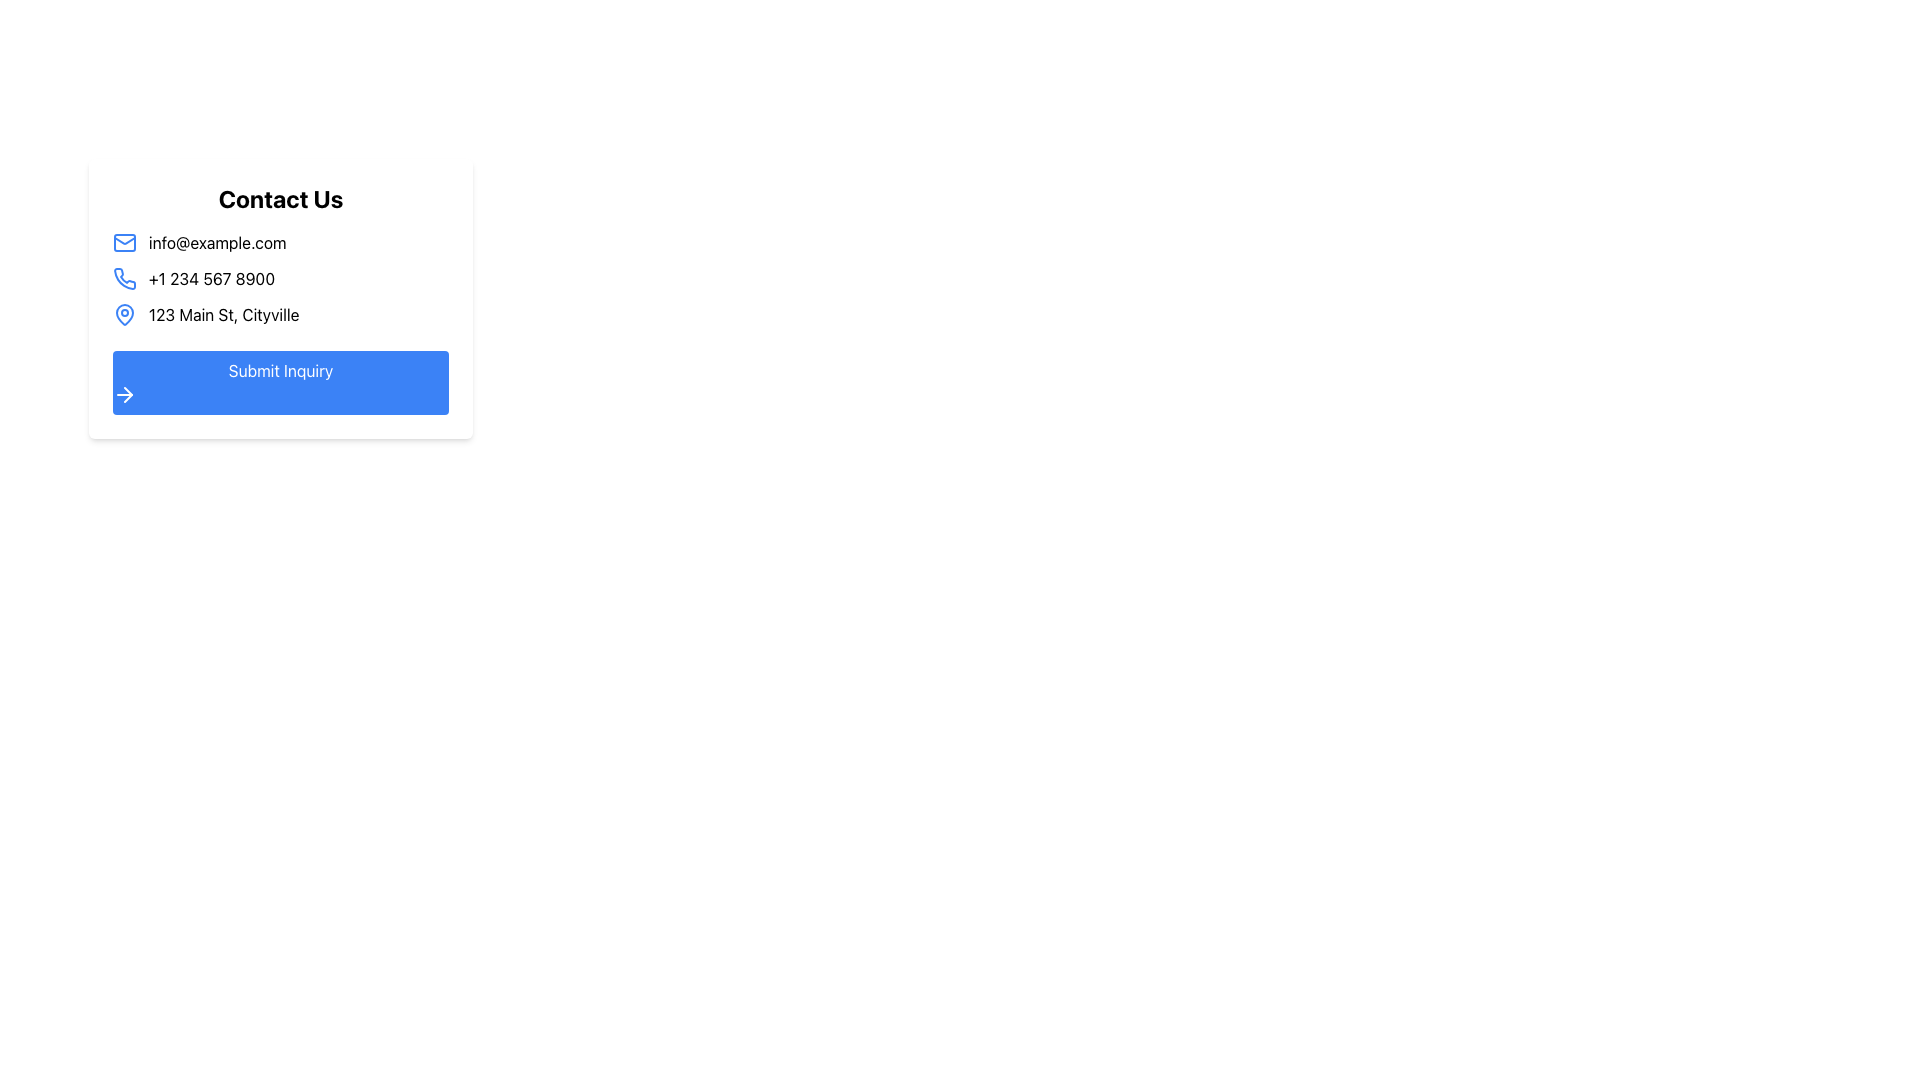 This screenshot has width=1920, height=1080. I want to click on the text displaying the email address 'info@example.com' accompanied by an envelope icon, so click(280, 242).